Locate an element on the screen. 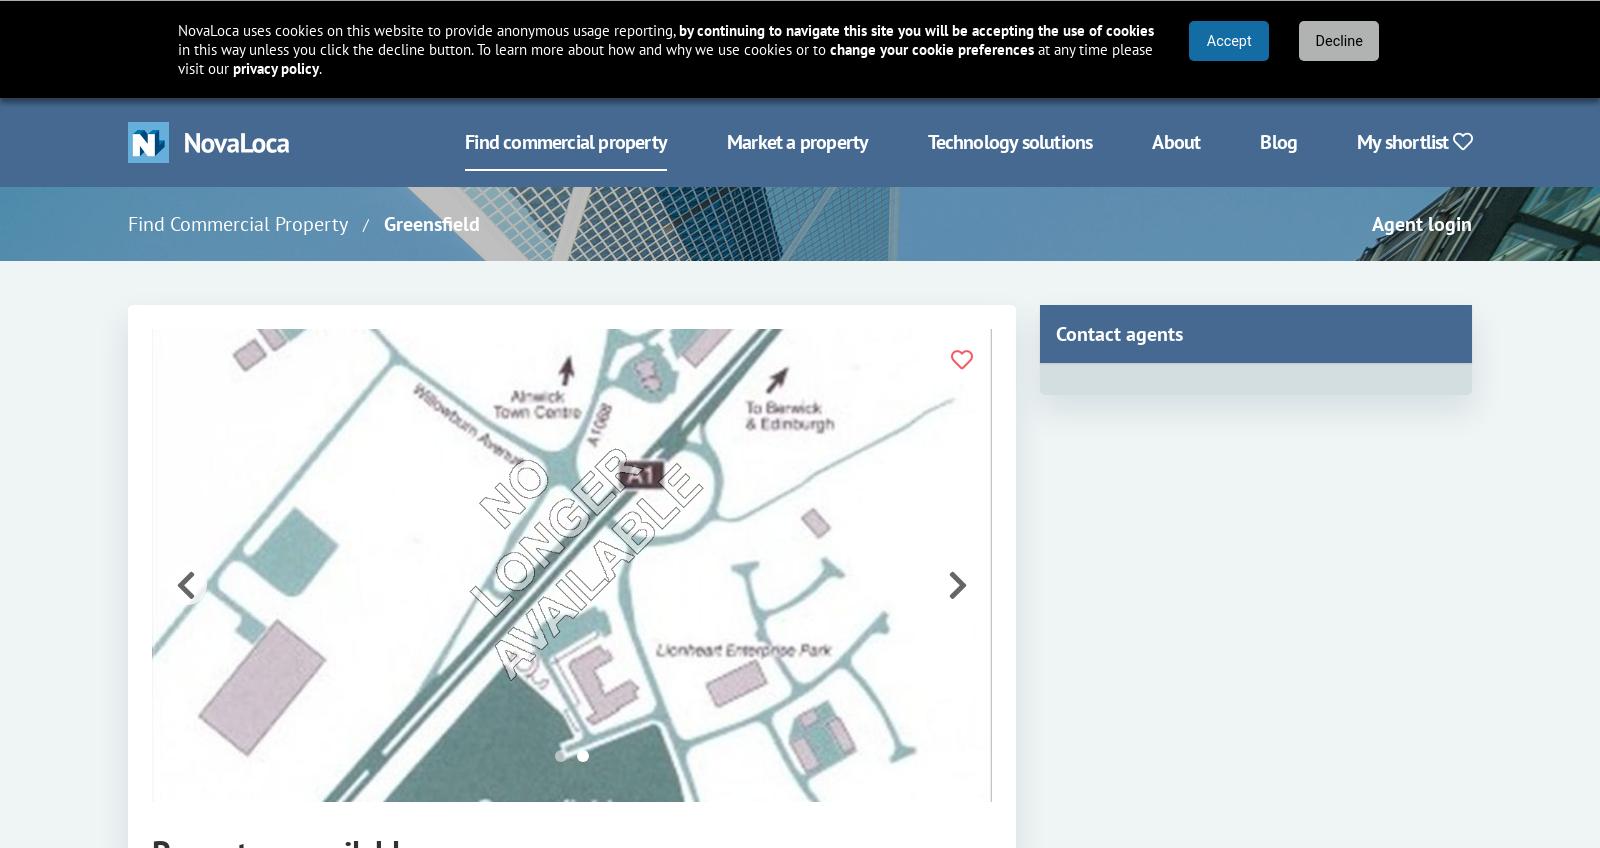  'Agent login' is located at coordinates (1420, 223).